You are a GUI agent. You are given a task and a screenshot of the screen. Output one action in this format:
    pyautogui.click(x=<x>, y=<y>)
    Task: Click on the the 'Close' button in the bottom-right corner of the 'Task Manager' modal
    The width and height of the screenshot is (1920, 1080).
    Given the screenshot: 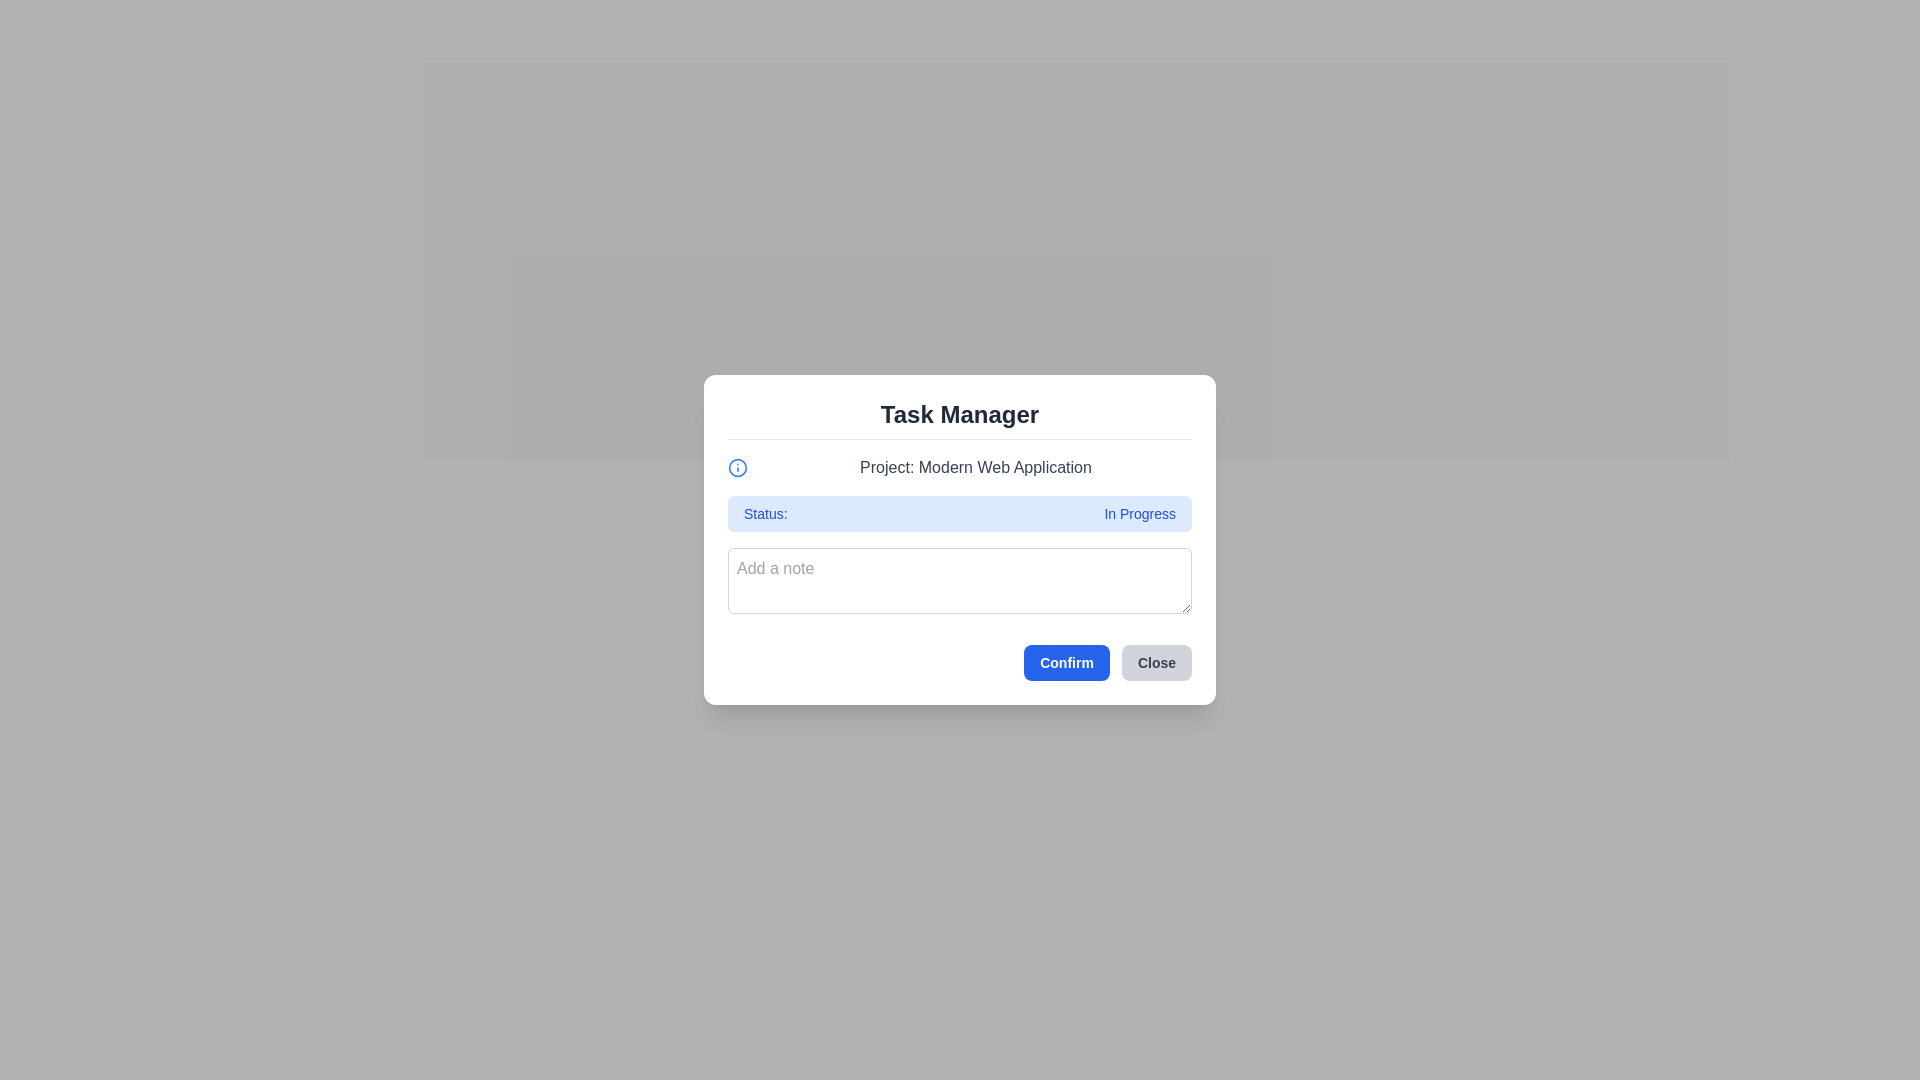 What is the action you would take?
    pyautogui.click(x=1156, y=663)
    